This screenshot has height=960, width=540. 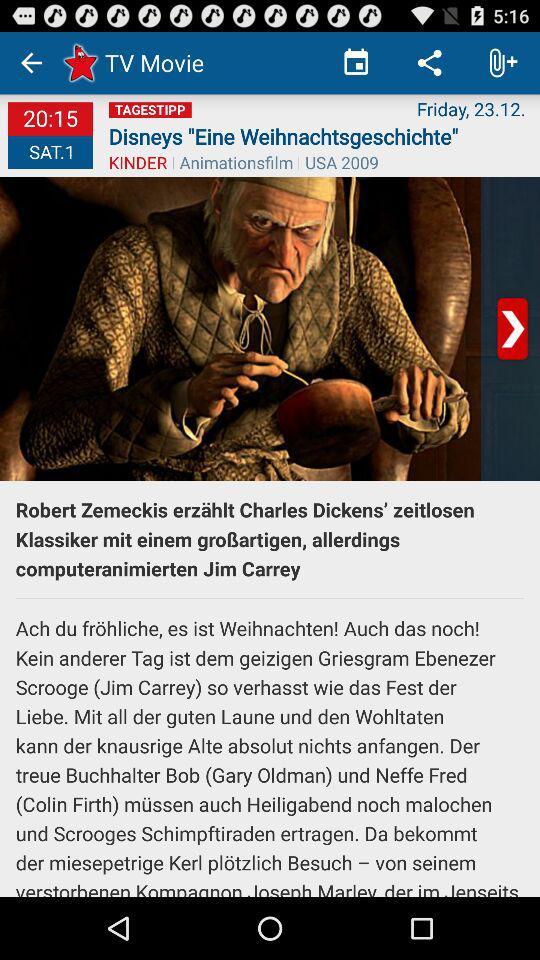 What do you see at coordinates (513, 328) in the screenshot?
I see `the right arrow icon of red color right to image` at bounding box center [513, 328].